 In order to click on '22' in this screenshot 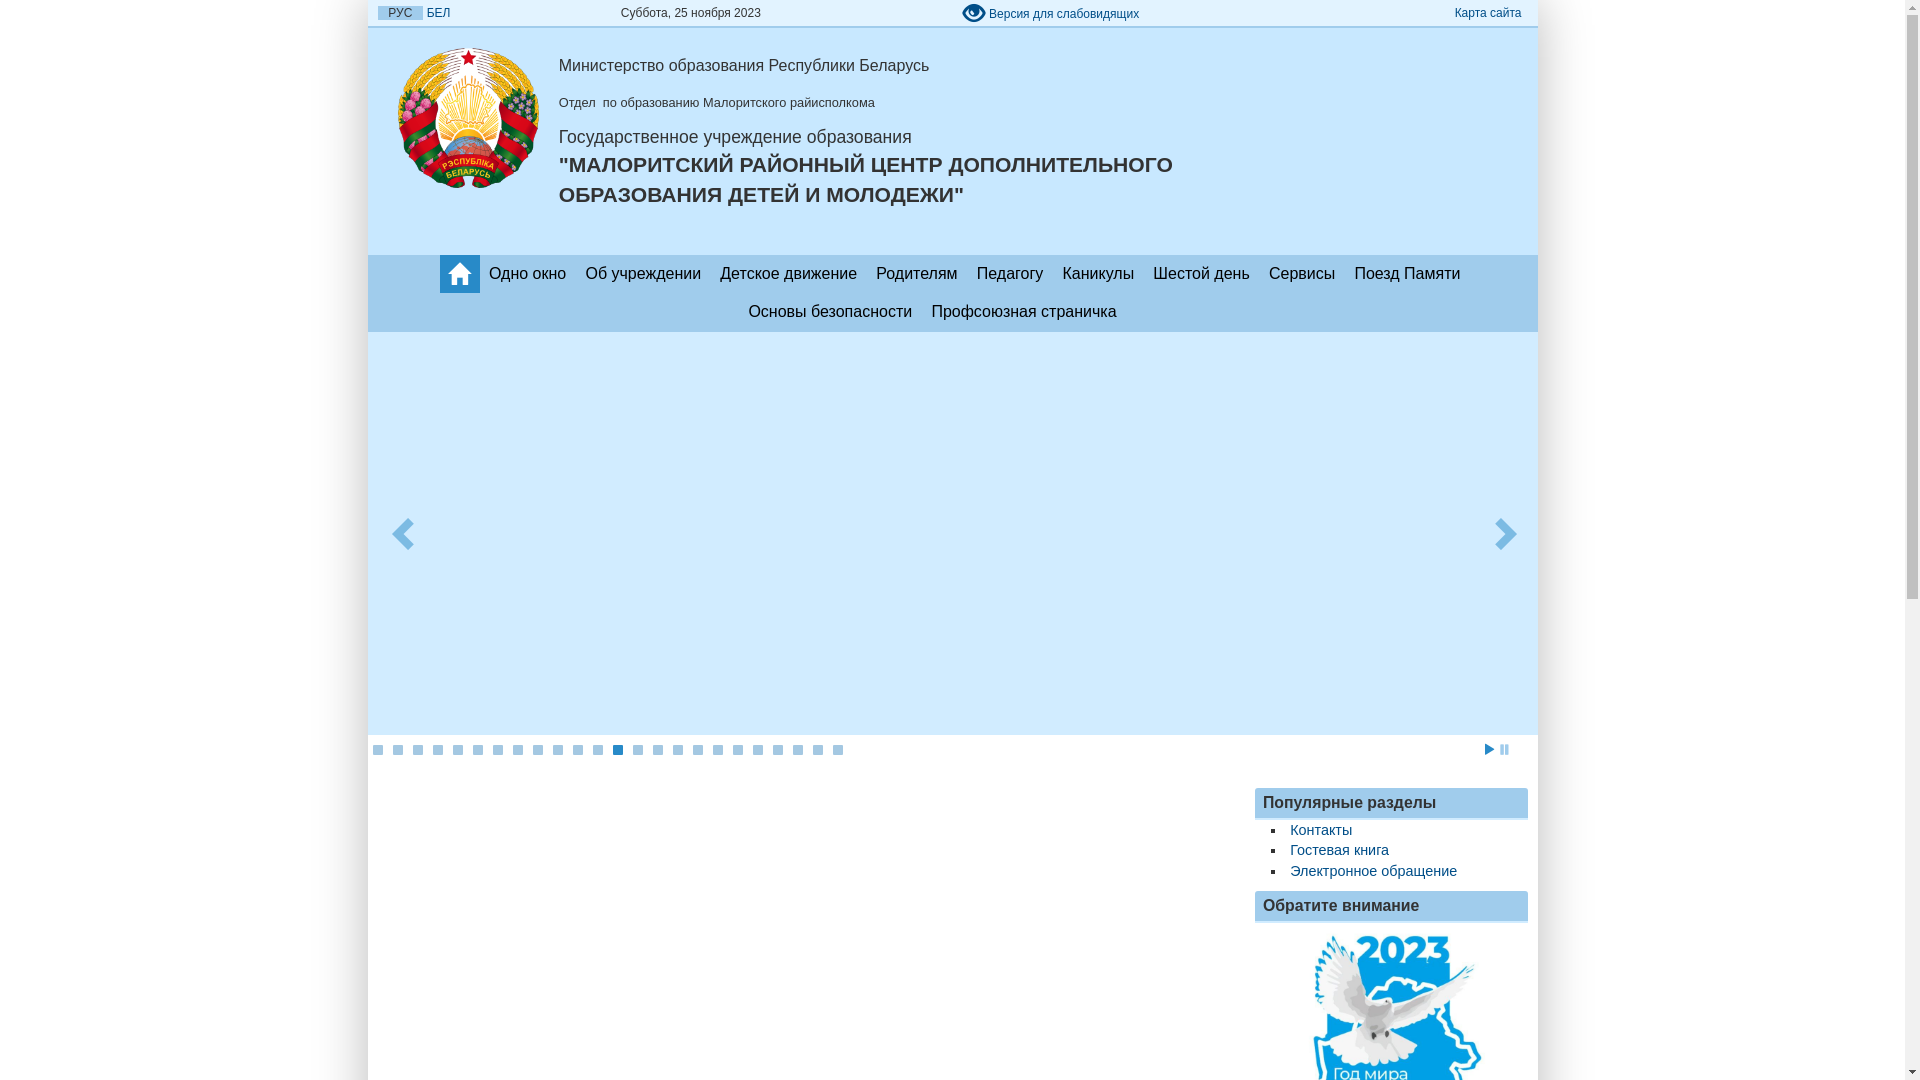, I will do `click(791, 749)`.